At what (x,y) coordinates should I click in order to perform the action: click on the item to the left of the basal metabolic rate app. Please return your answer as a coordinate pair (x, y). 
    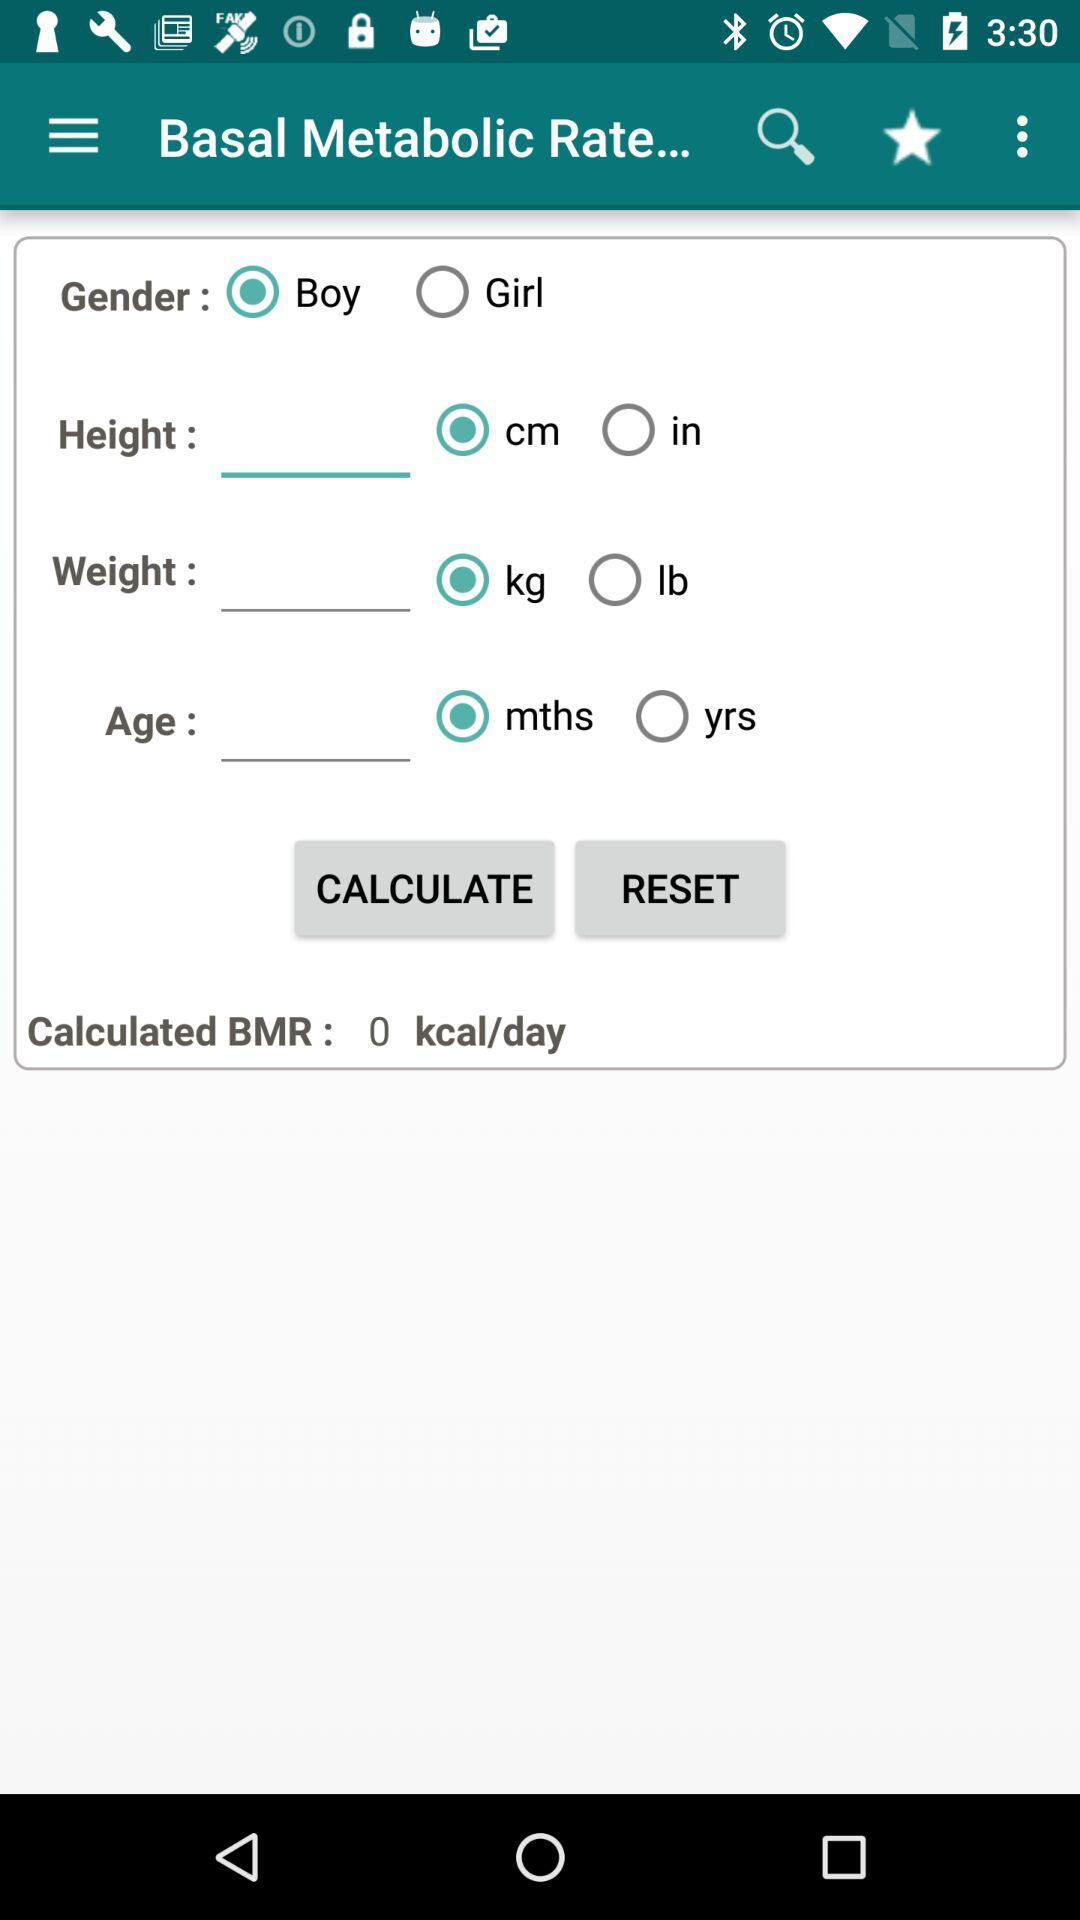
    Looking at the image, I should click on (72, 135).